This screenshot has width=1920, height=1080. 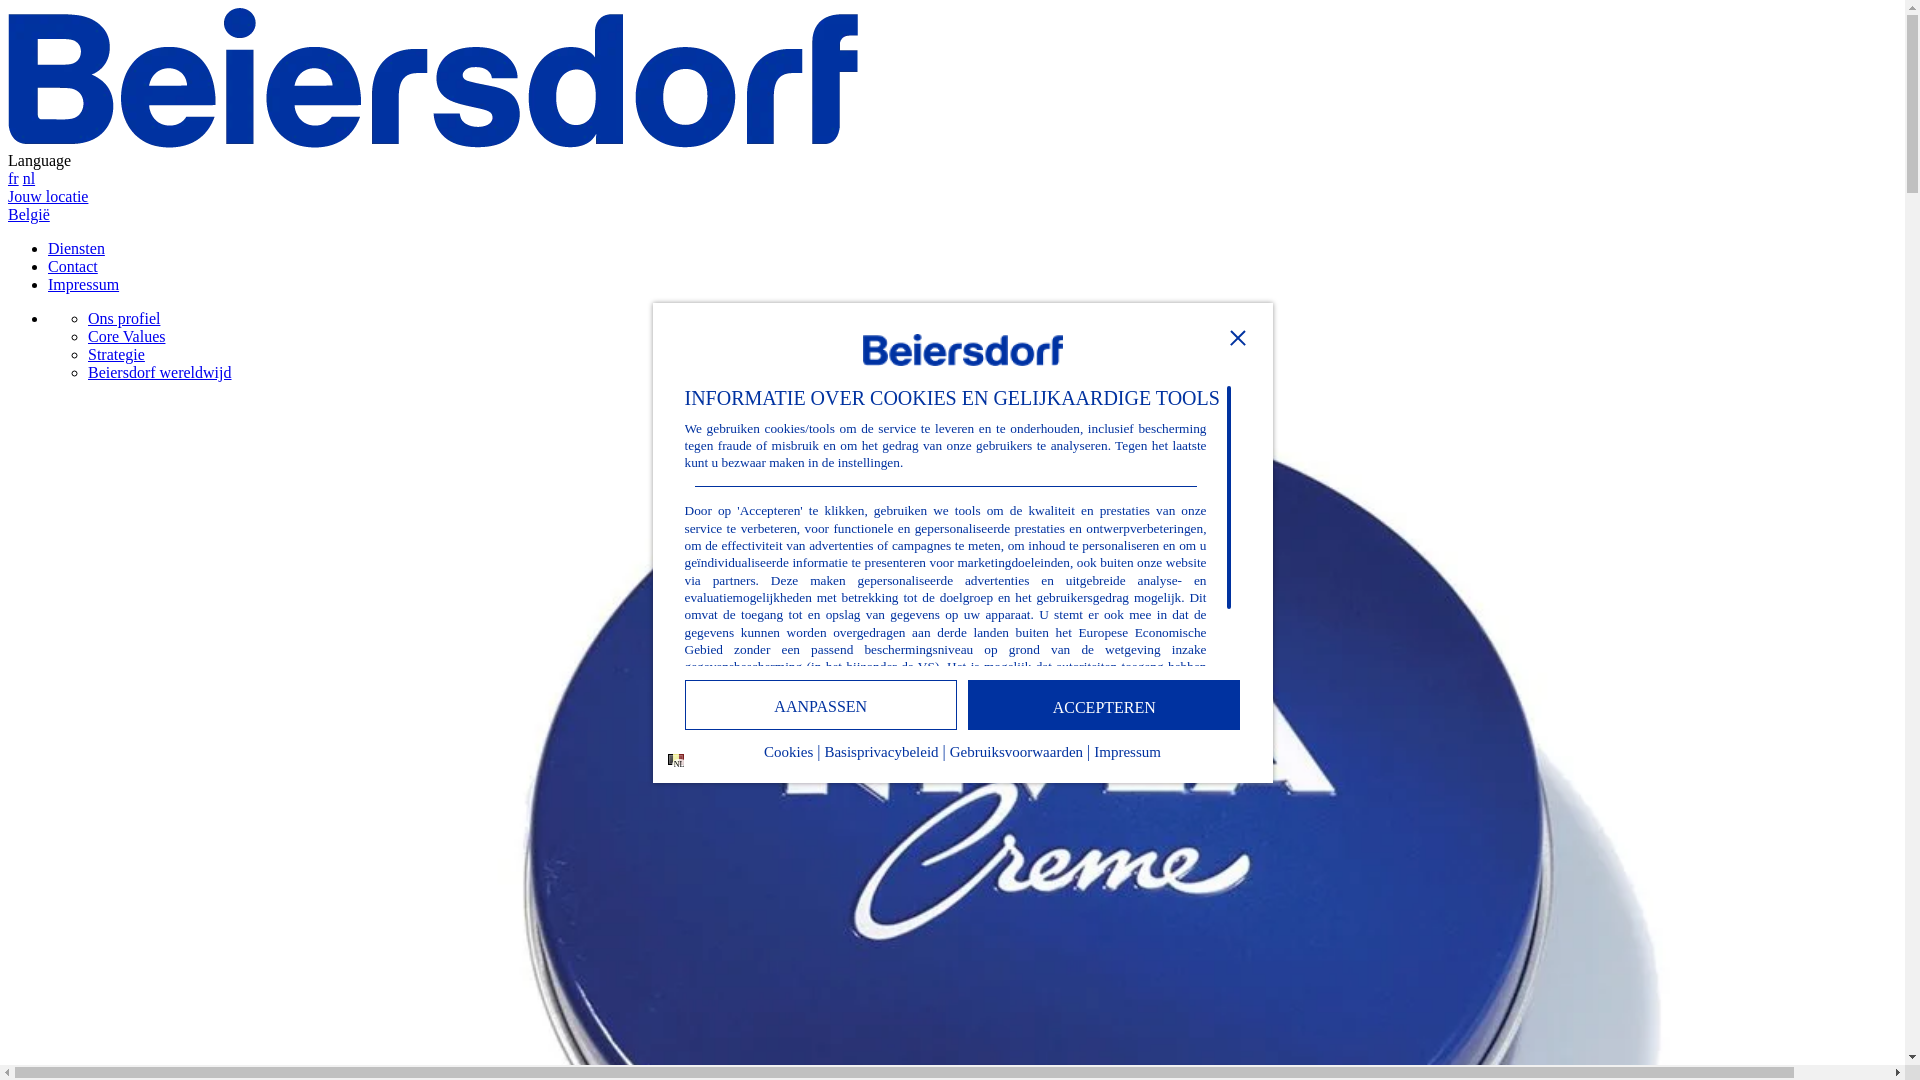 What do you see at coordinates (115, 353) in the screenshot?
I see `'Strategie'` at bounding box center [115, 353].